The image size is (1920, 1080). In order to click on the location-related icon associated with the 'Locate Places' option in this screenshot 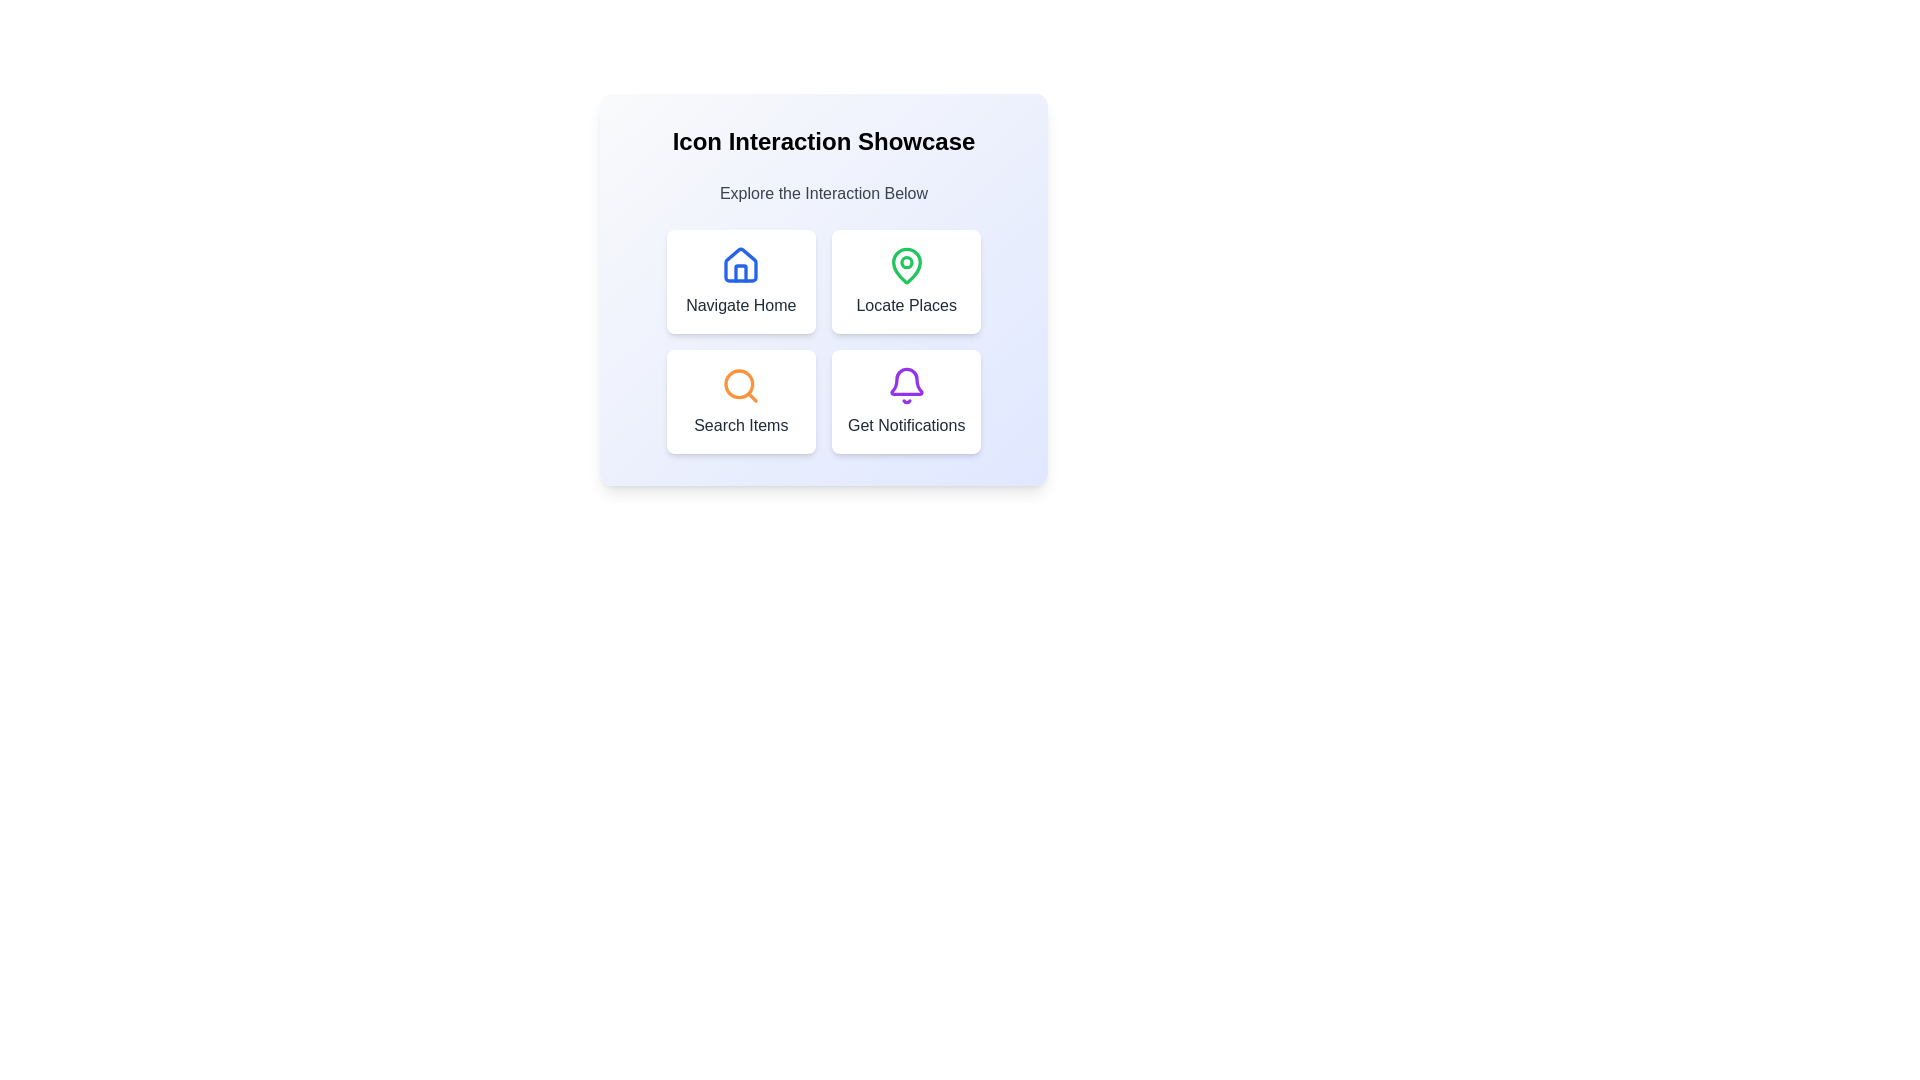, I will do `click(905, 265)`.